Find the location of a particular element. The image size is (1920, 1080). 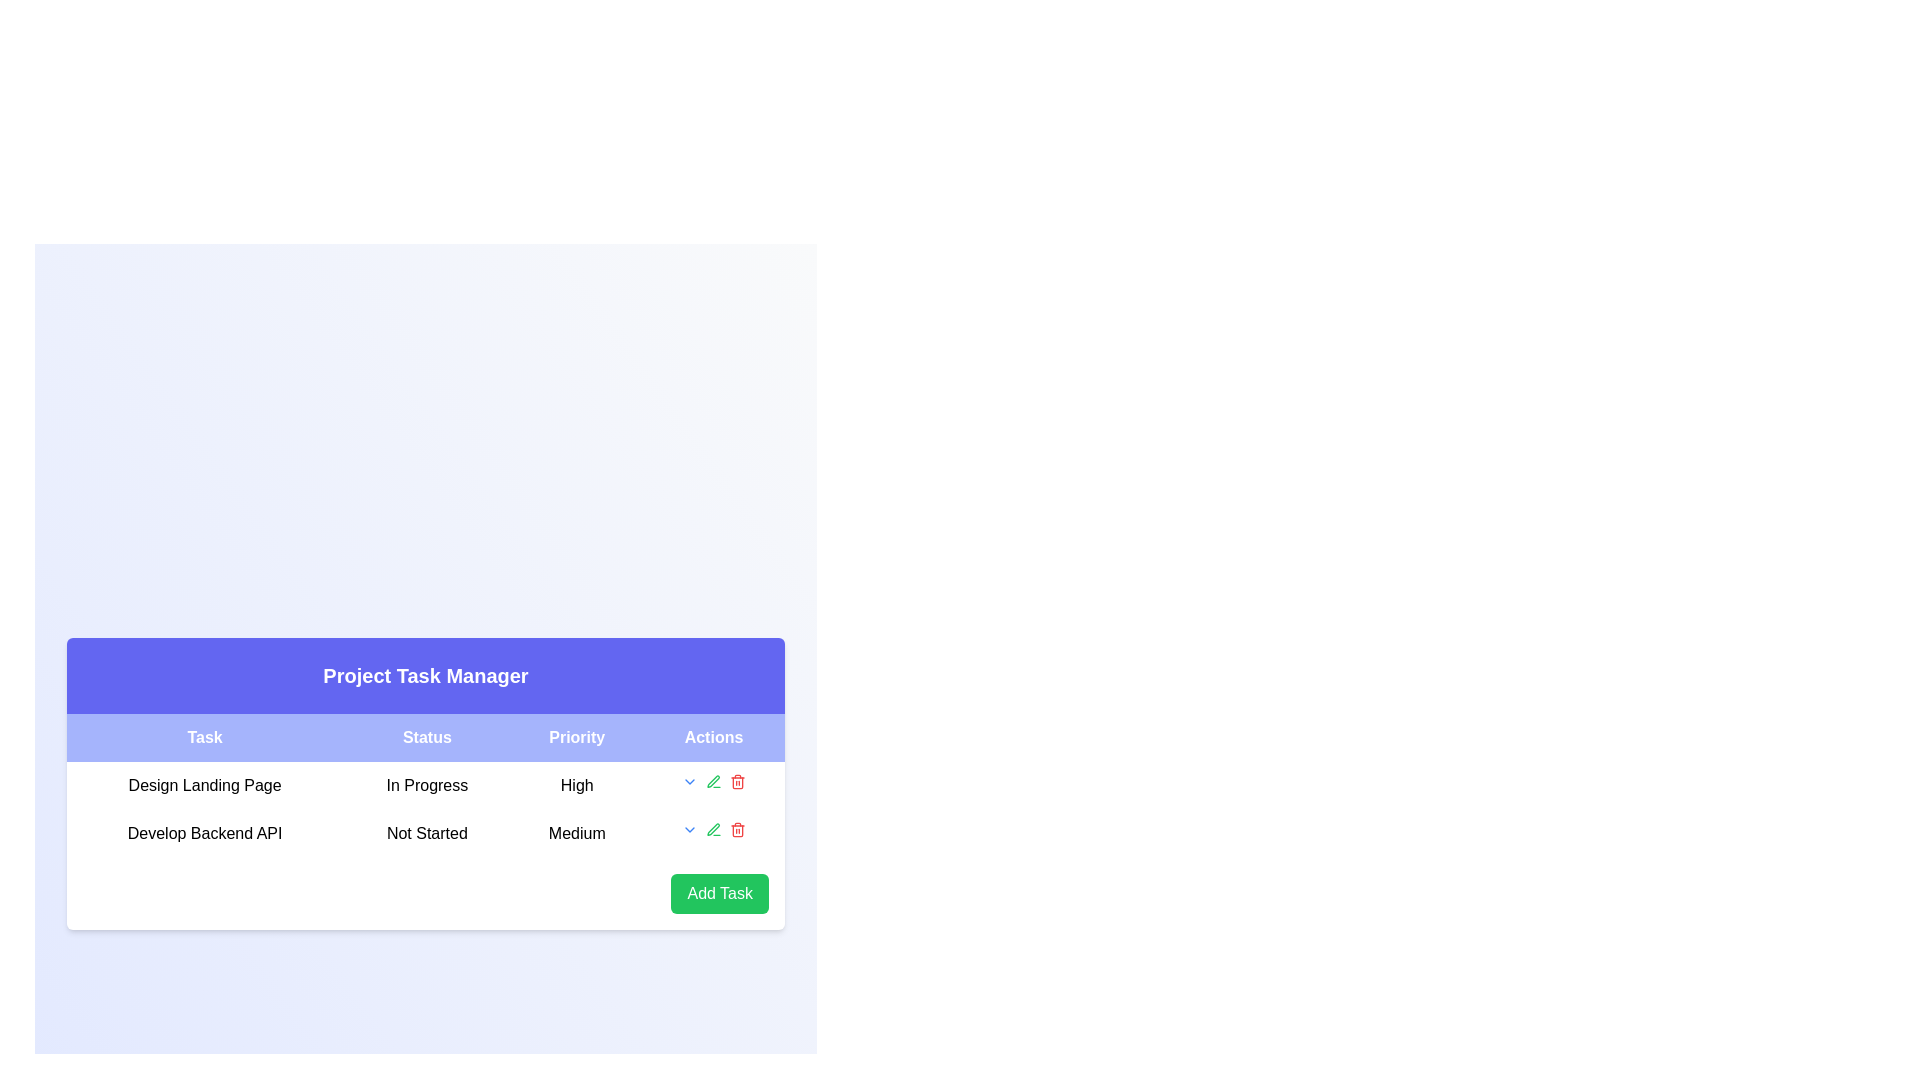

the 'Priority' label, which is styled with a blue background and white text, located in the third section of the header bar above the table-style list is located at coordinates (576, 737).